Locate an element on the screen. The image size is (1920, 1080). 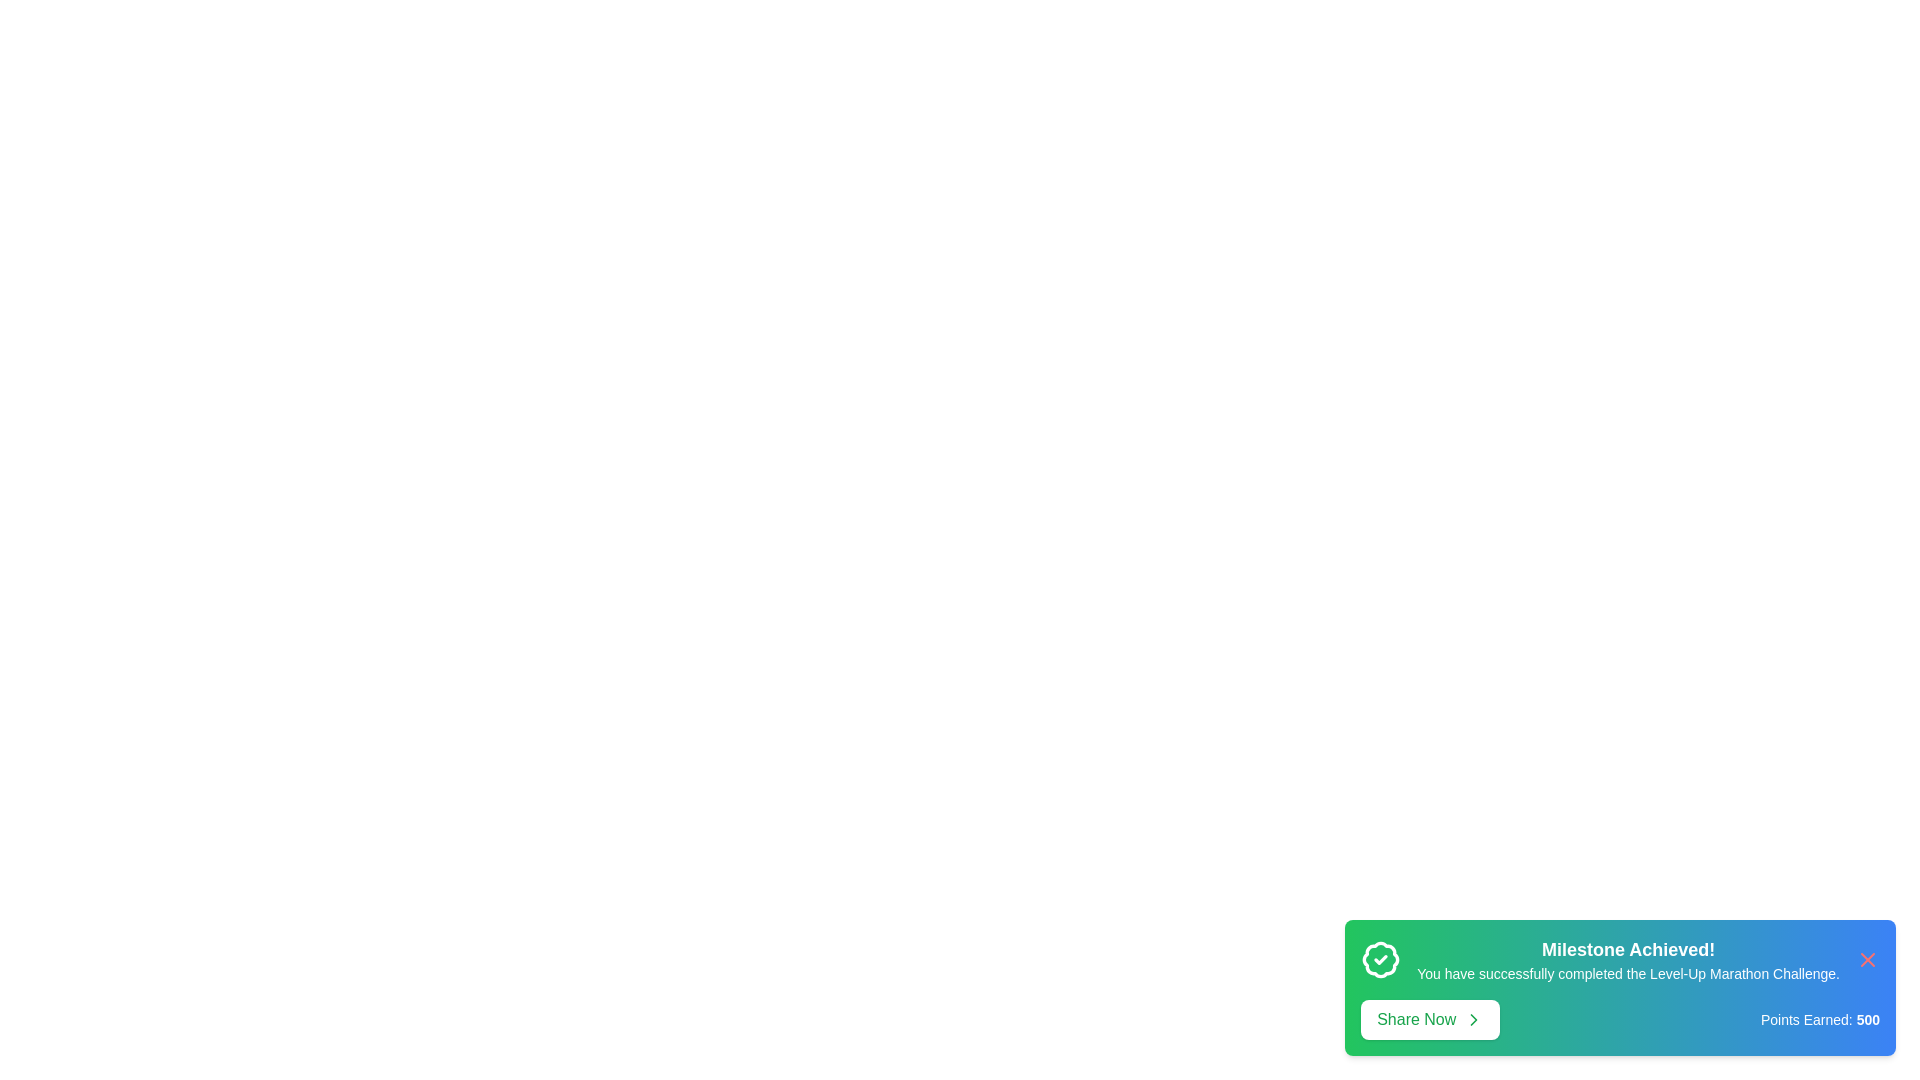
the close button of the snackbar to dismiss it is located at coordinates (1866, 959).